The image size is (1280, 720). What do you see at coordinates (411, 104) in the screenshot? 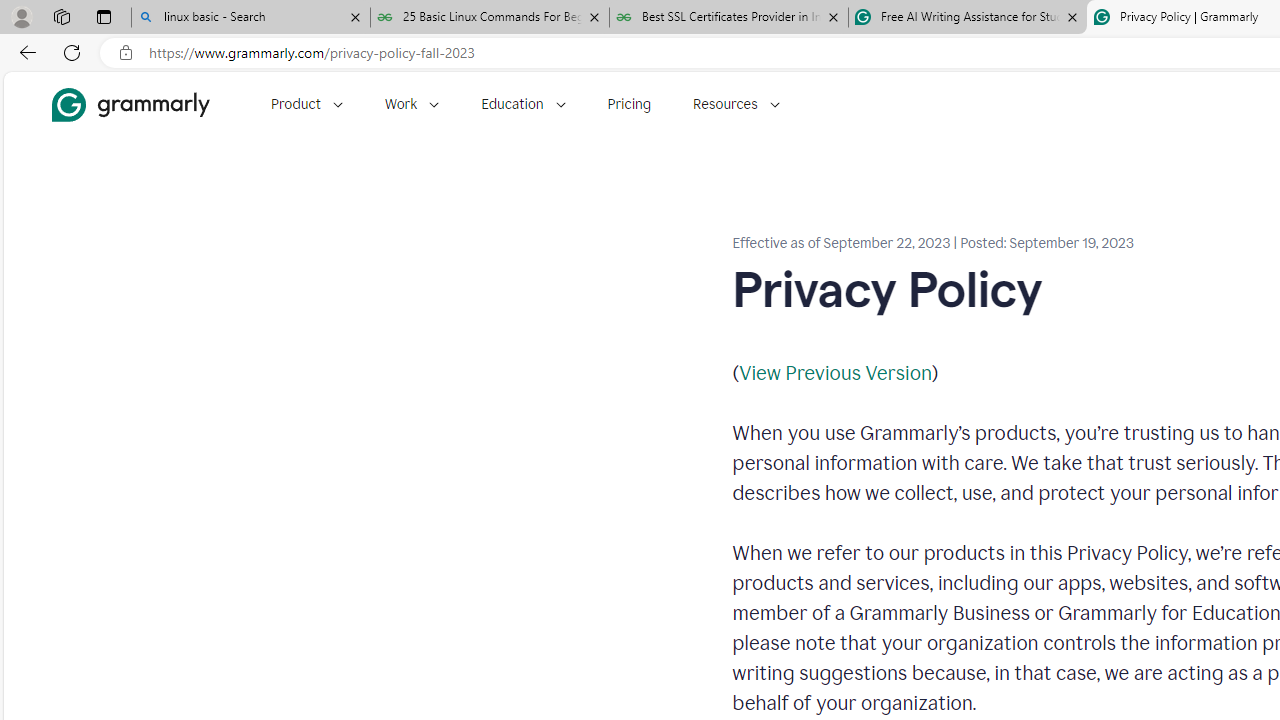
I see `'Work'` at bounding box center [411, 104].